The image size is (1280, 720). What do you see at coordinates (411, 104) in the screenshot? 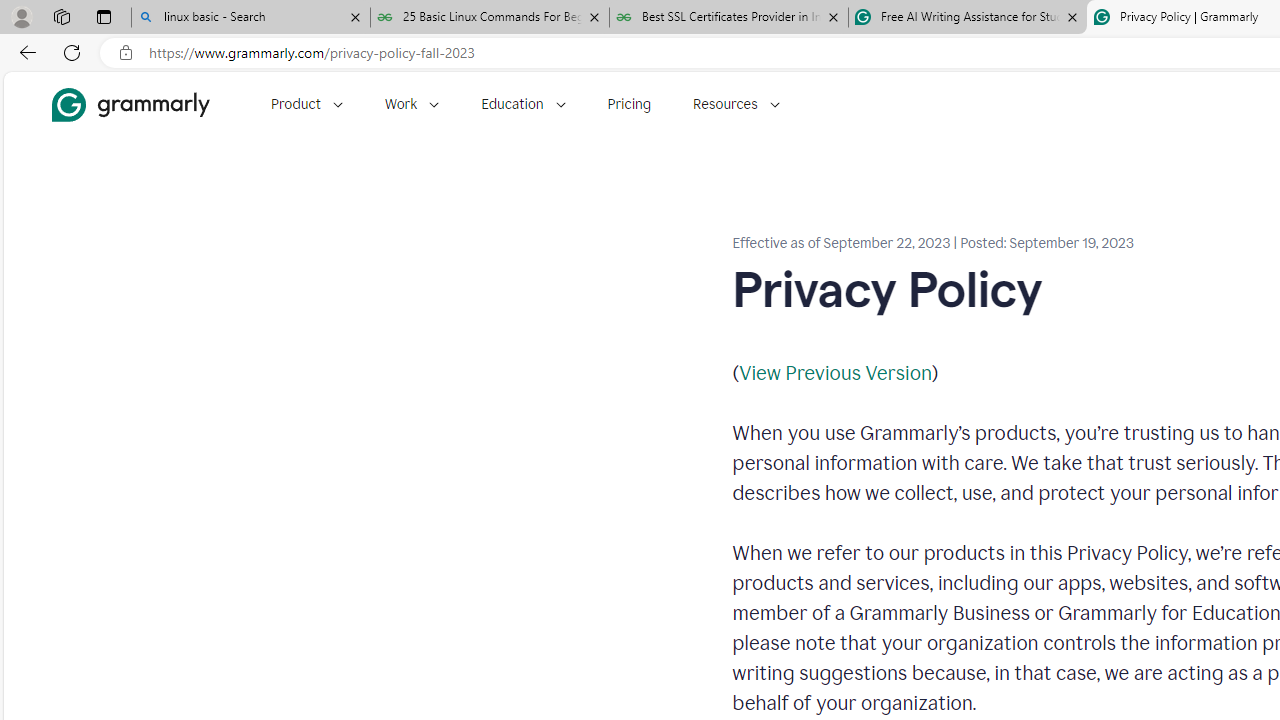
I see `'Work'` at bounding box center [411, 104].